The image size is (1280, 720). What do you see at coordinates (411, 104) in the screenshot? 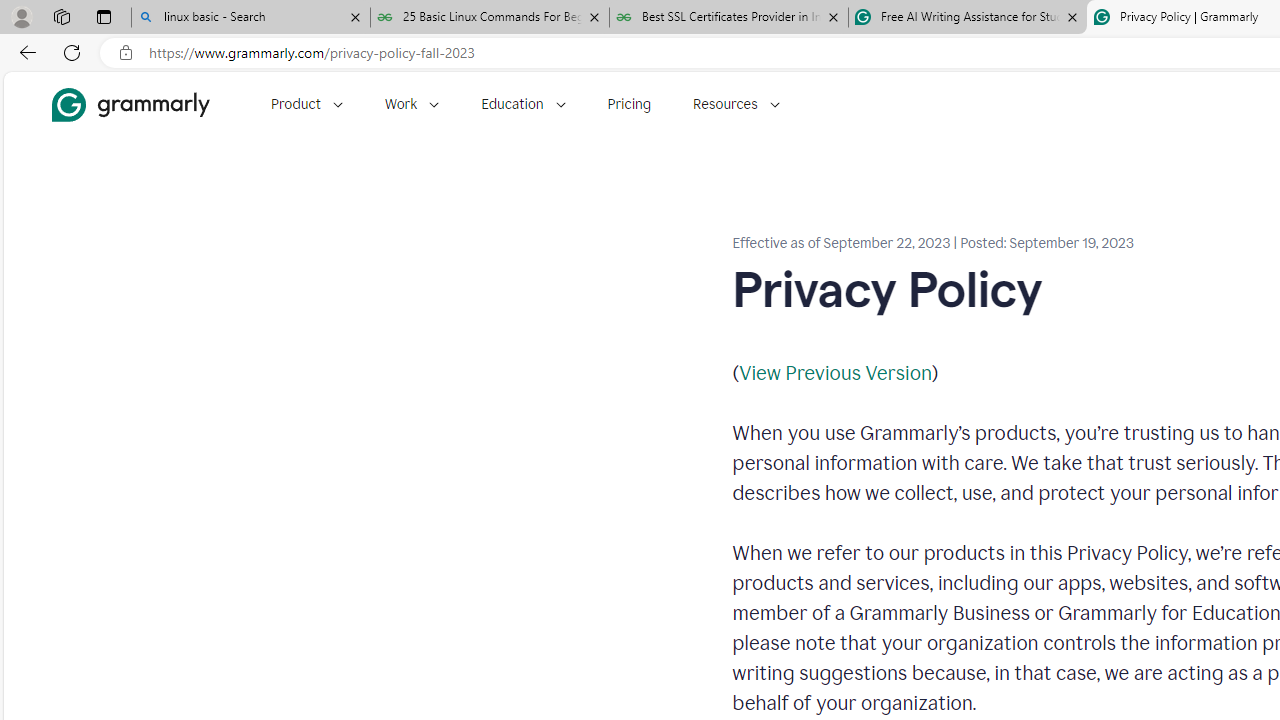
I see `'Work'` at bounding box center [411, 104].